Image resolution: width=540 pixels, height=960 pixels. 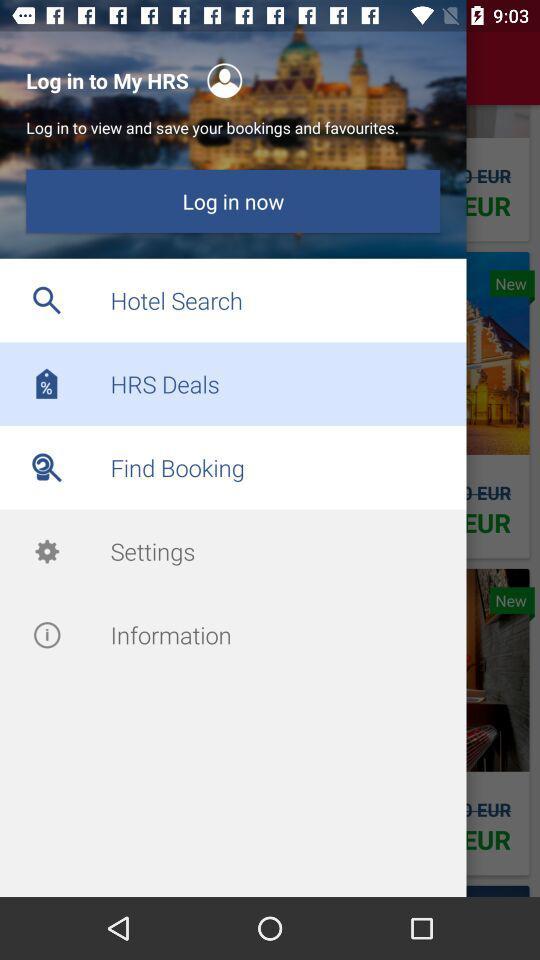 I want to click on log in now, so click(x=232, y=201).